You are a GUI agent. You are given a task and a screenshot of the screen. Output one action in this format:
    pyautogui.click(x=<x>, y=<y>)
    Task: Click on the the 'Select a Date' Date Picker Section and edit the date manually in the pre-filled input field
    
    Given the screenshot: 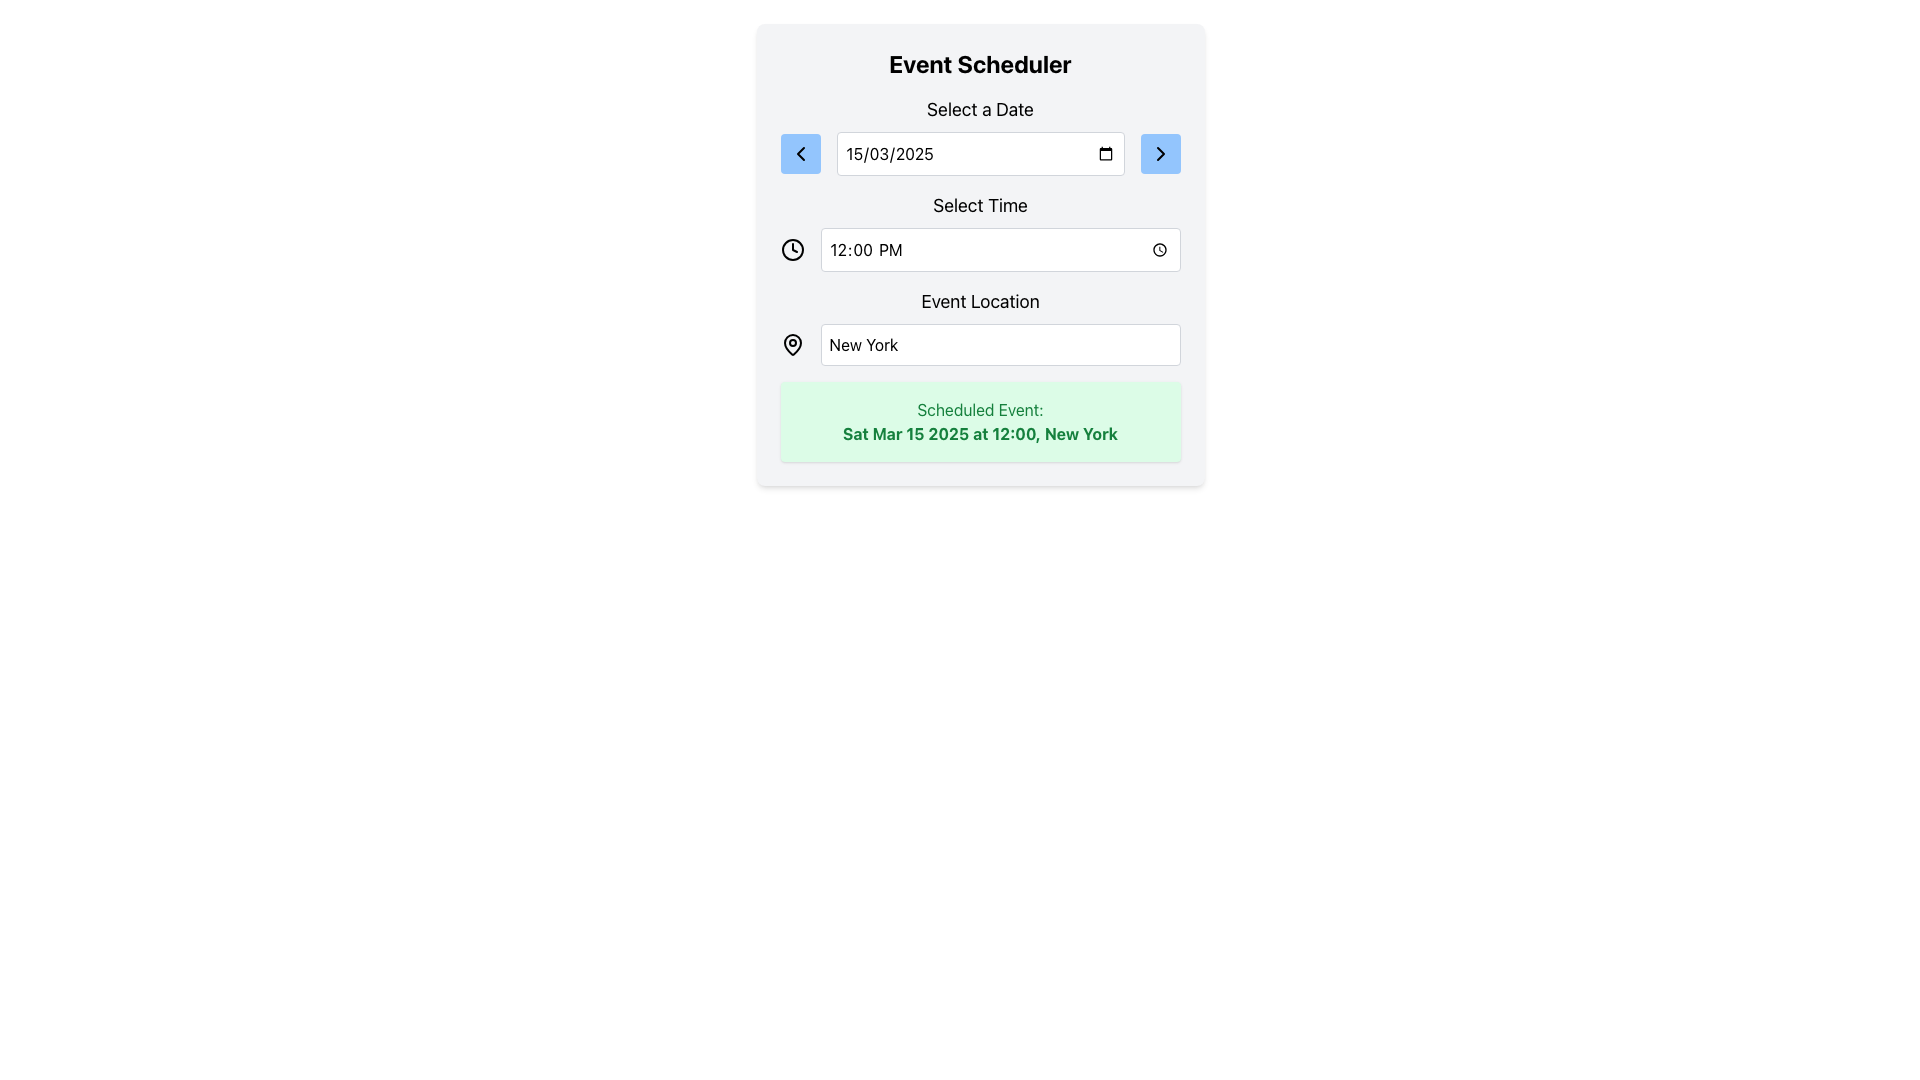 What is the action you would take?
    pyautogui.click(x=980, y=135)
    